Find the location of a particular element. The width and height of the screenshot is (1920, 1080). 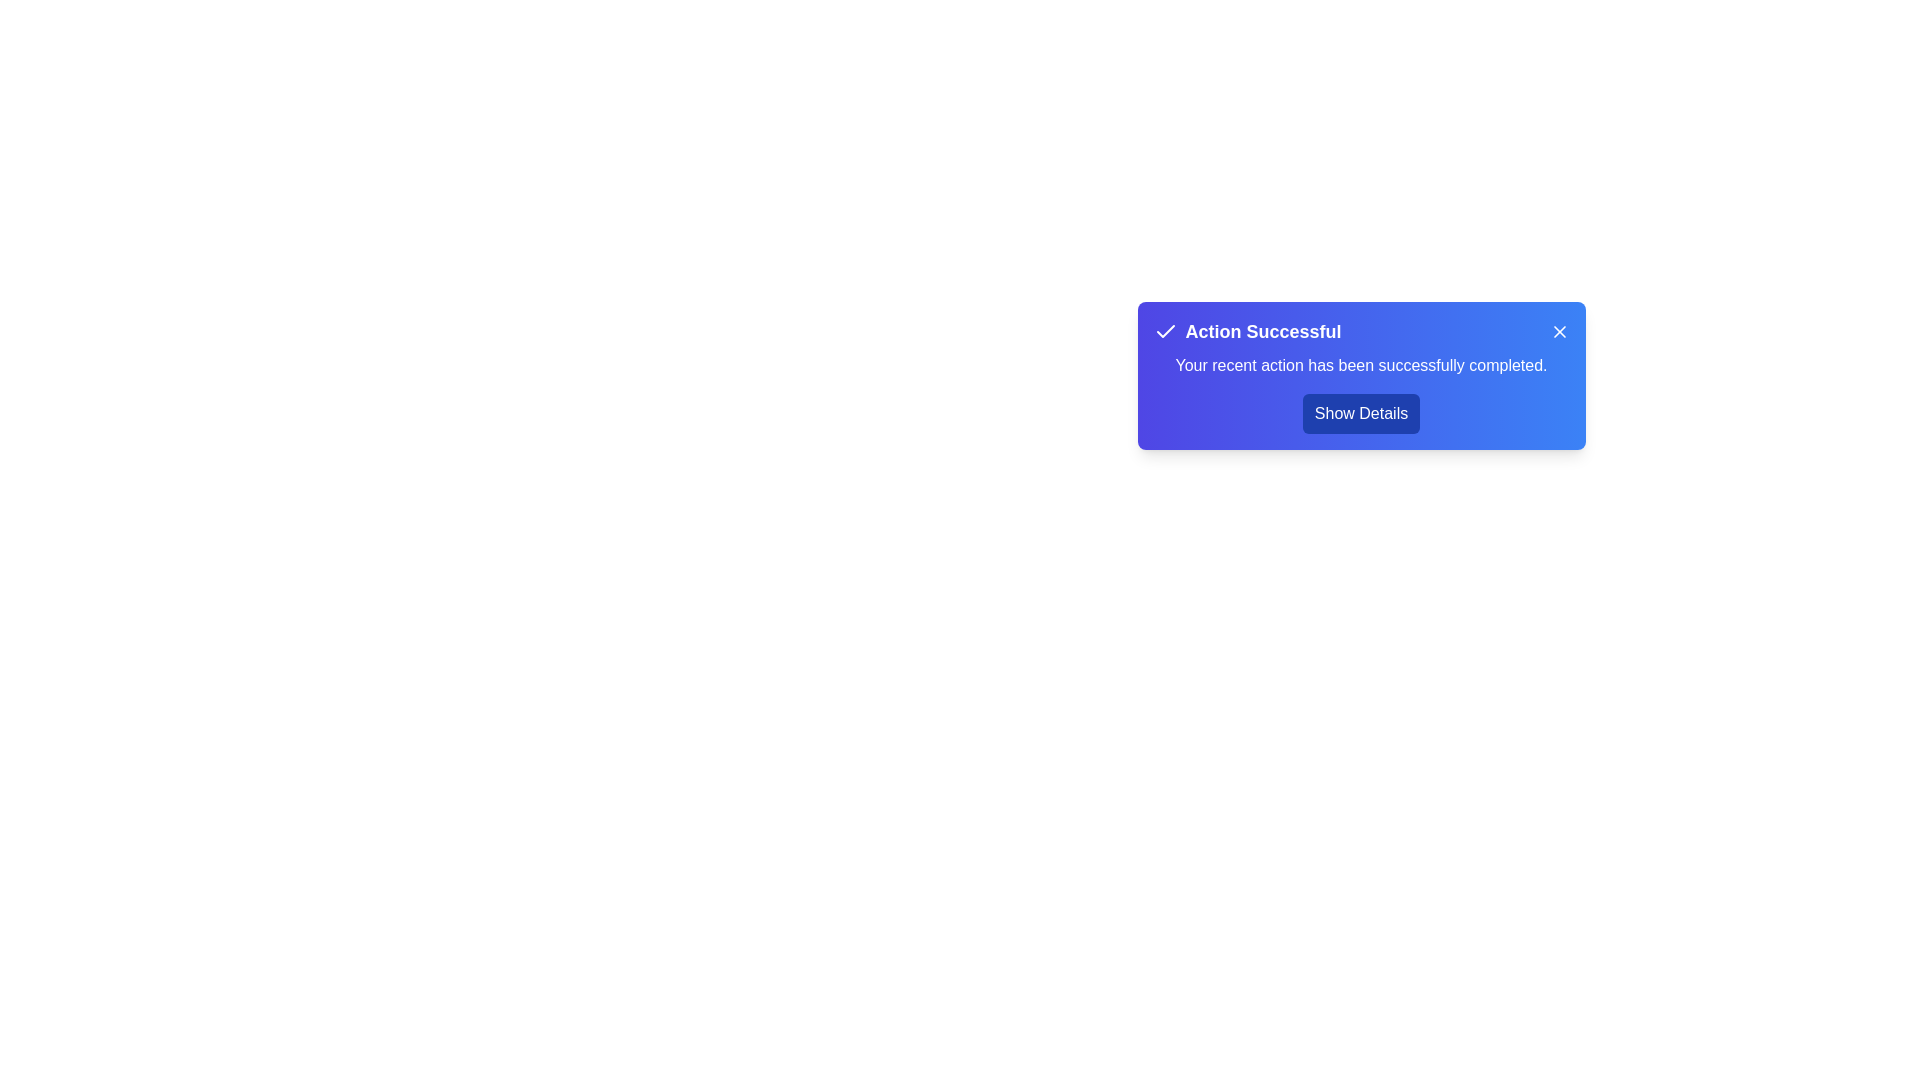

the close button to dismiss the alert is located at coordinates (1558, 330).